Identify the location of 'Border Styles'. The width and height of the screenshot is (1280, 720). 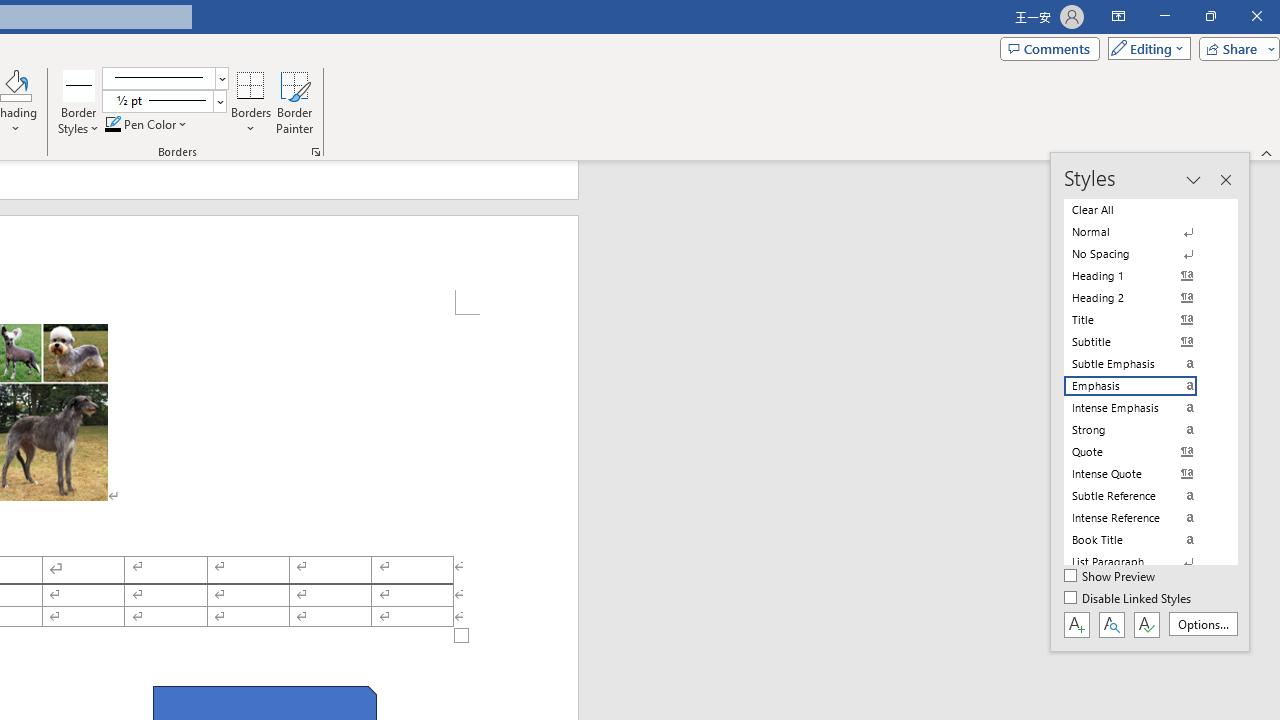
(79, 84).